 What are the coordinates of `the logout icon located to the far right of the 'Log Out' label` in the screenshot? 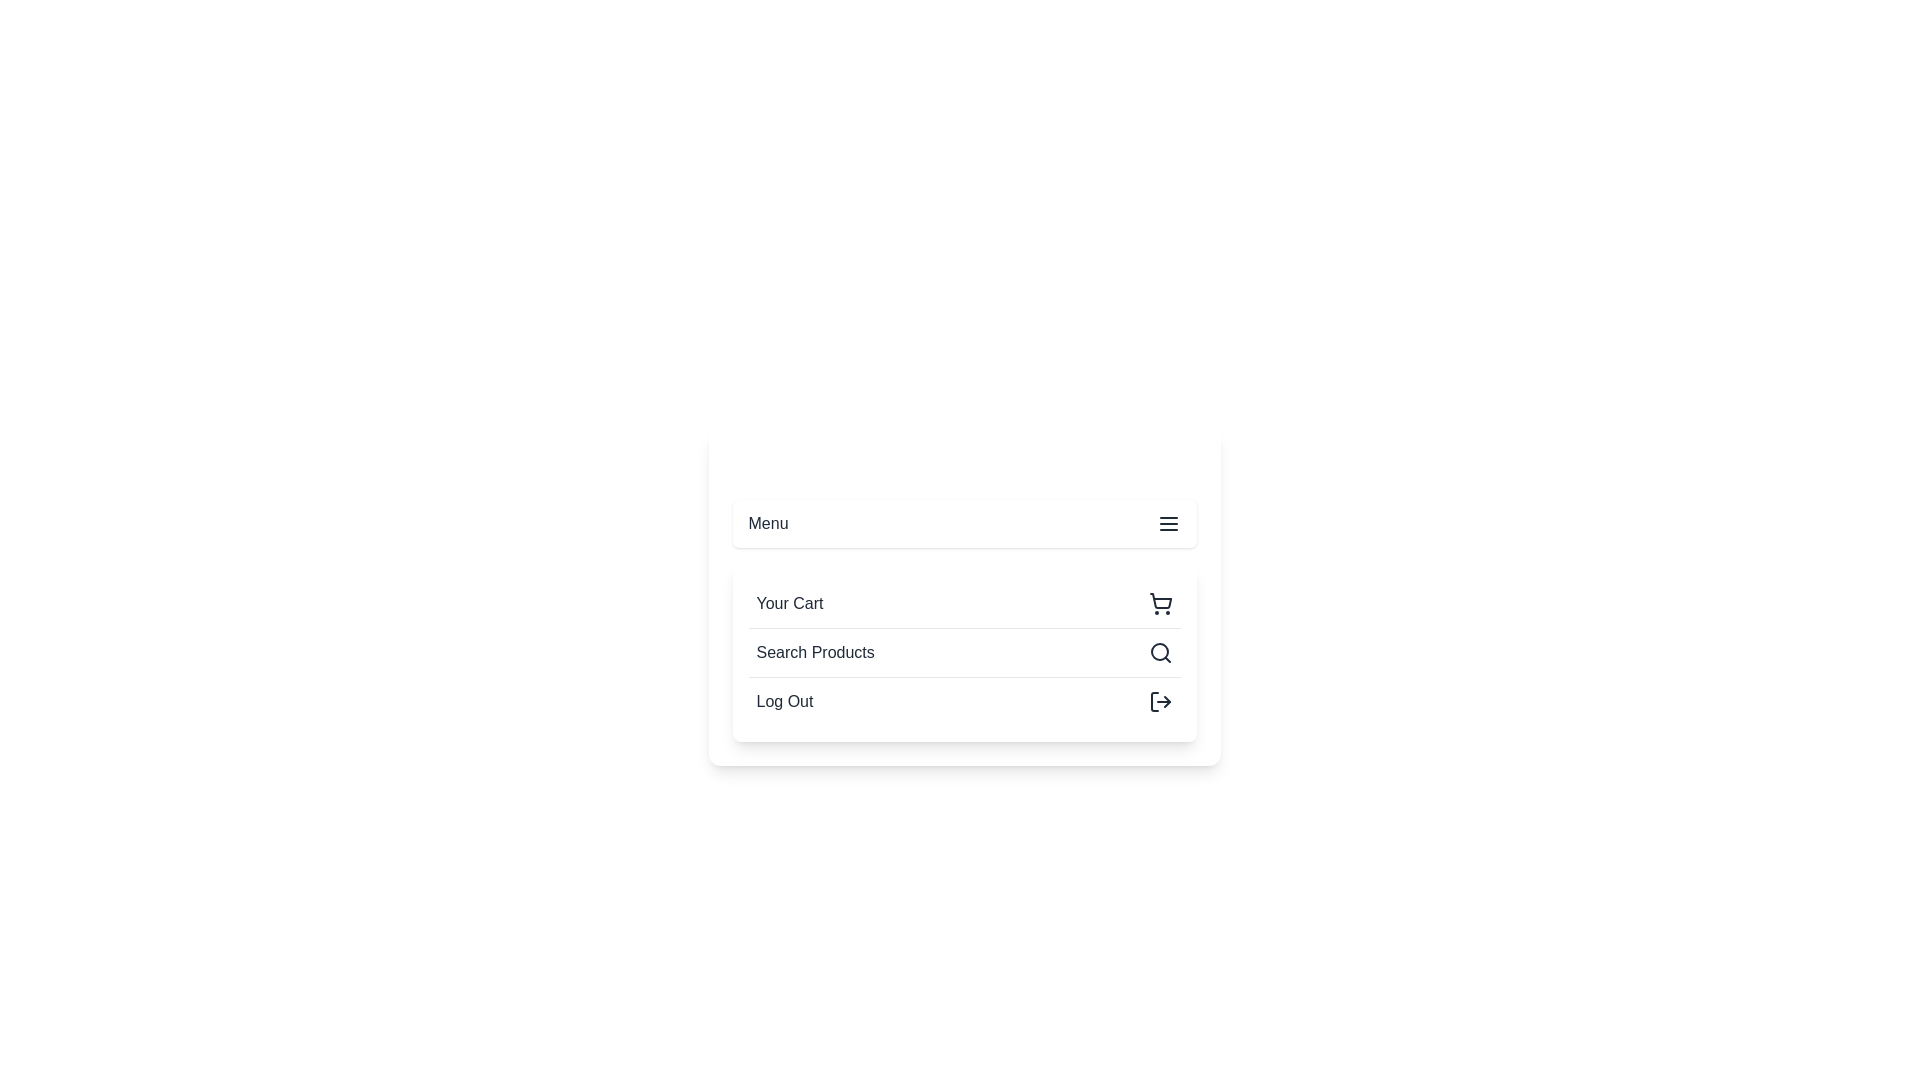 It's located at (1160, 701).